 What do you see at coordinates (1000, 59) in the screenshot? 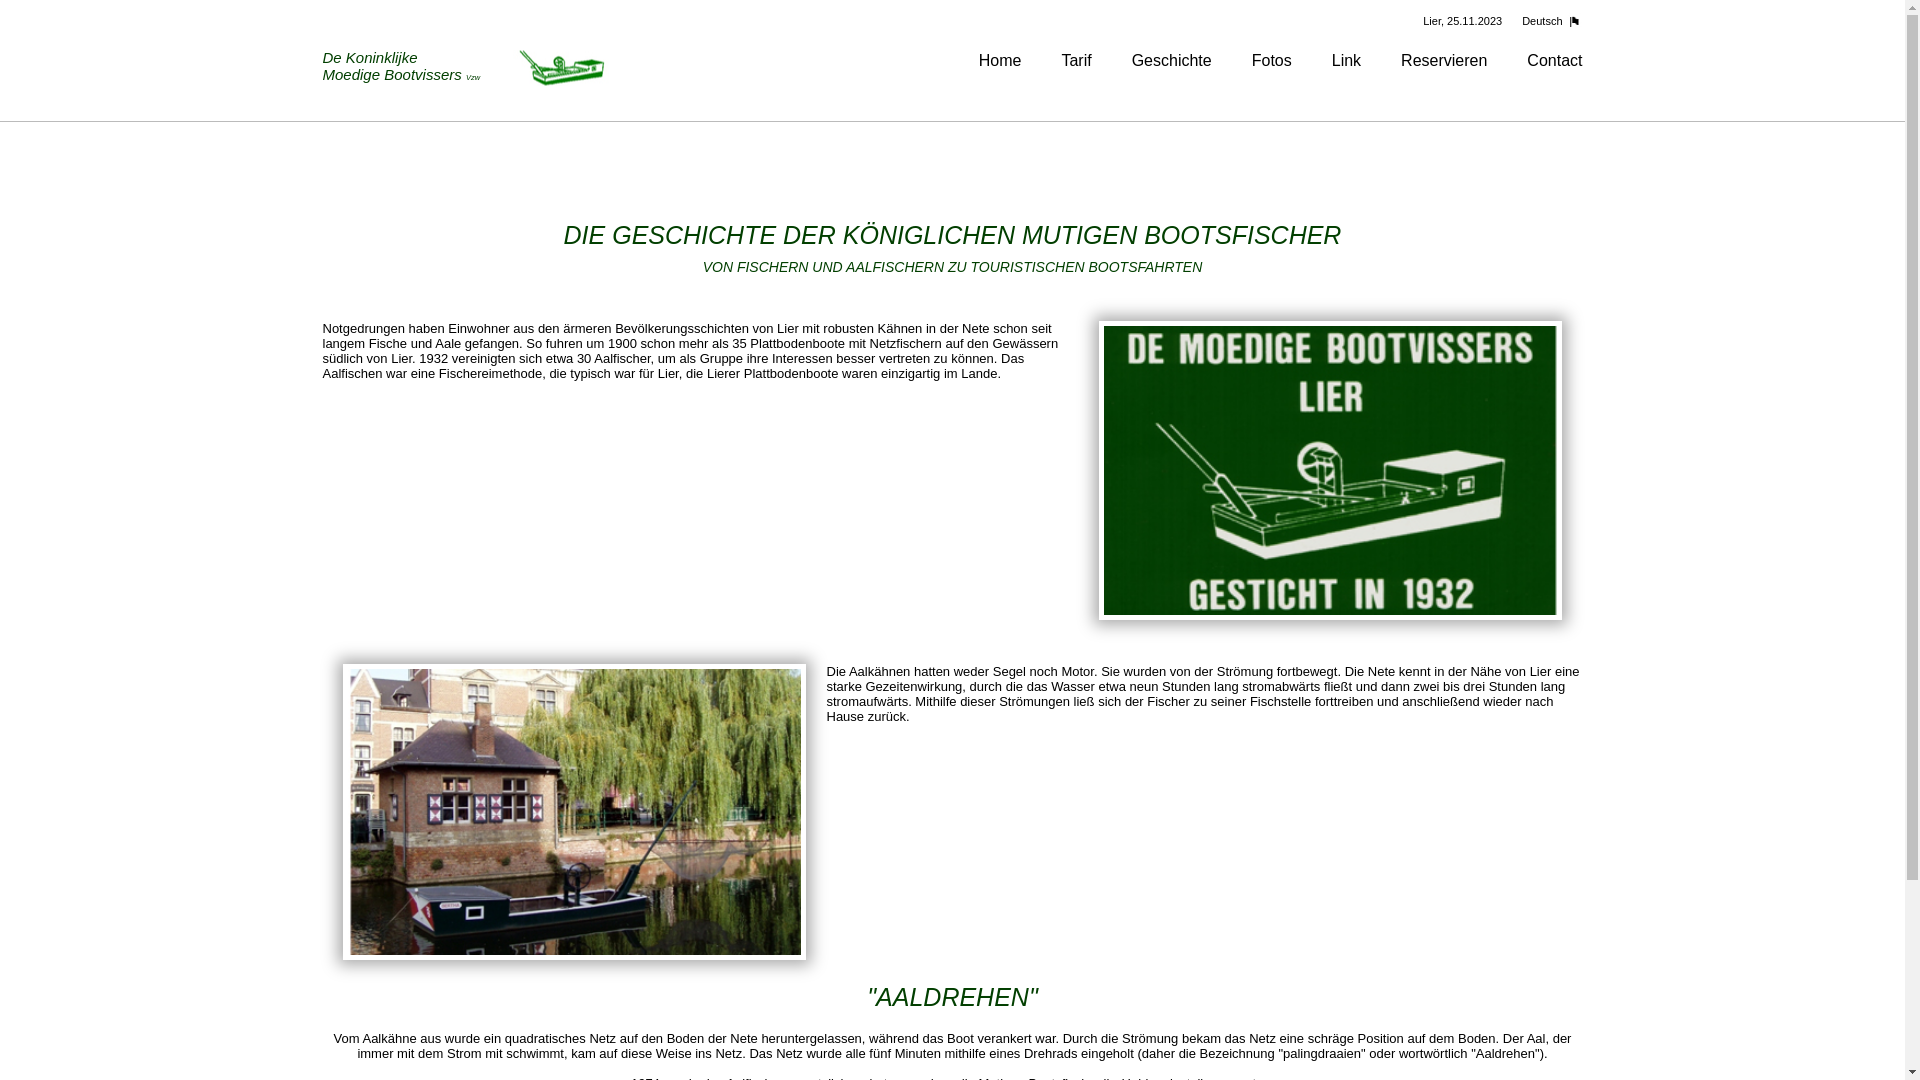
I see `'Home'` at bounding box center [1000, 59].